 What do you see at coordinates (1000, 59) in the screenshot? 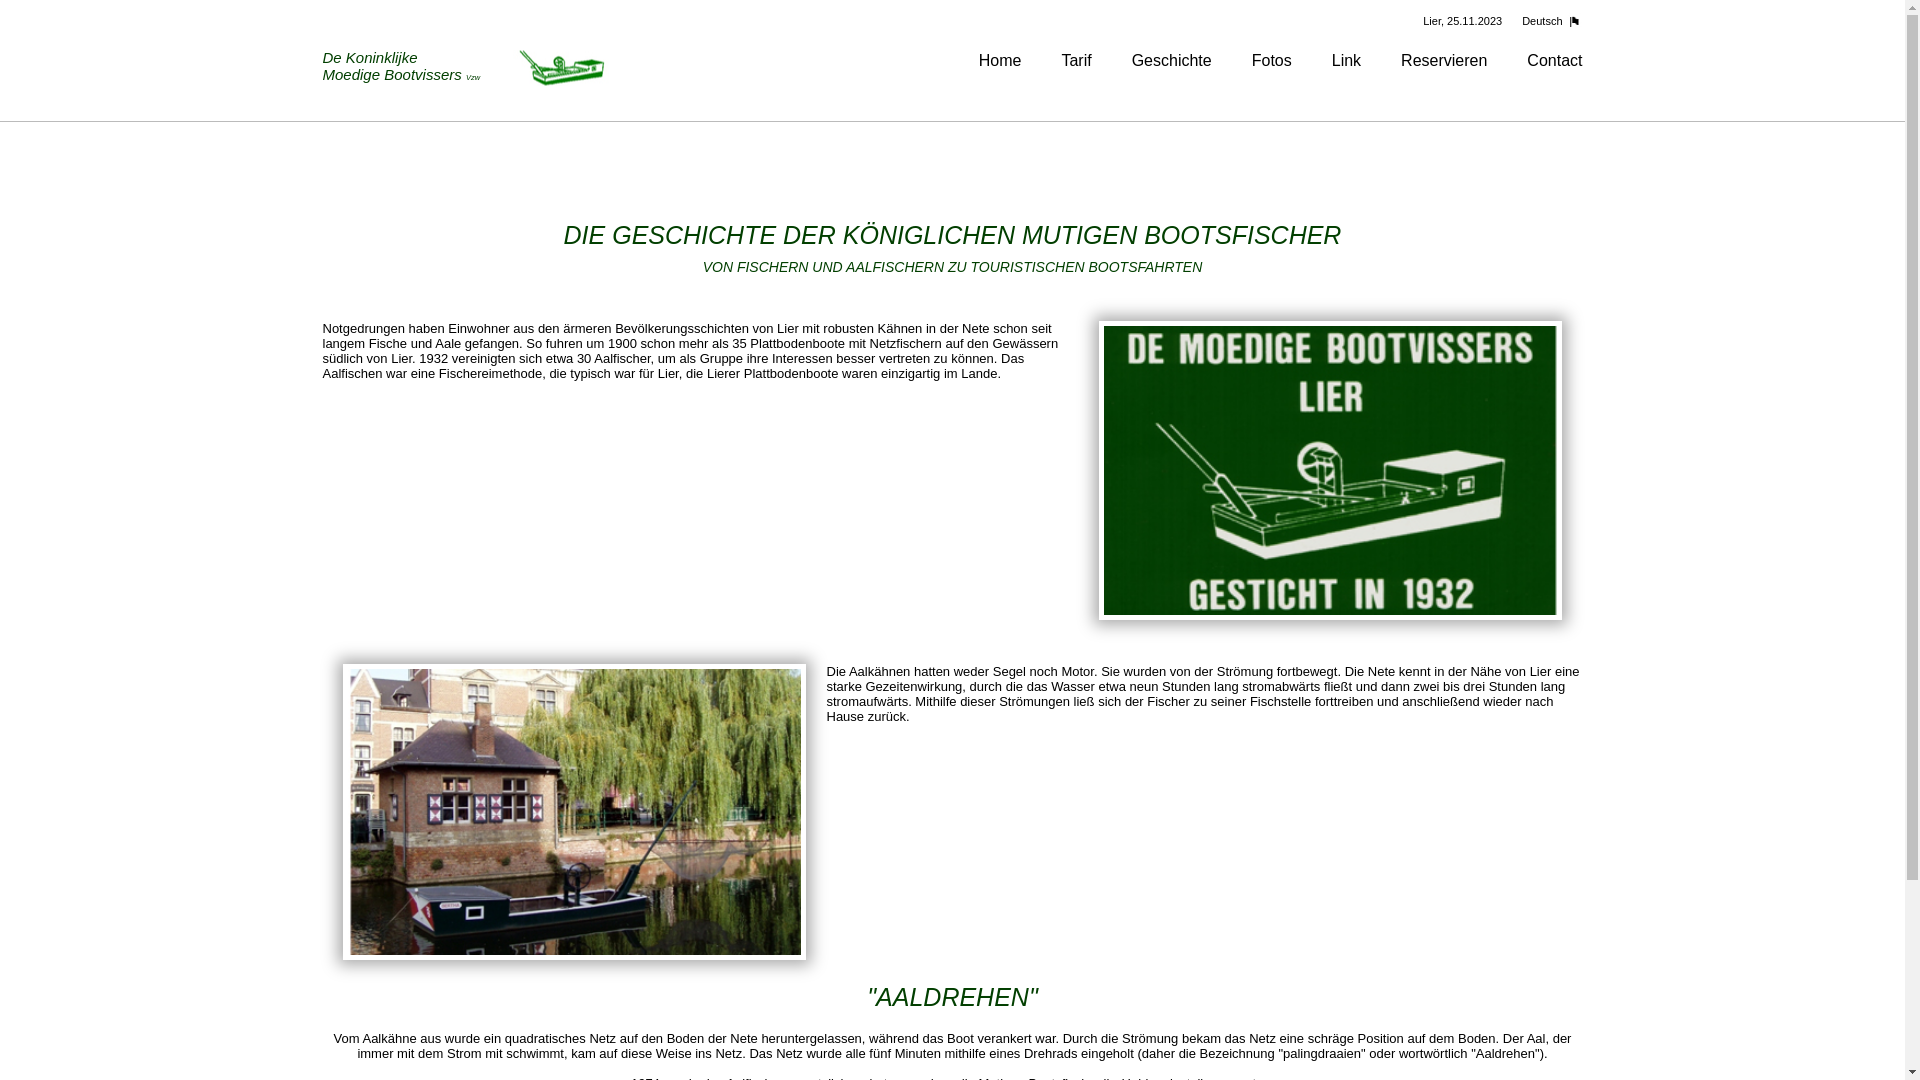
I see `'Home'` at bounding box center [1000, 59].